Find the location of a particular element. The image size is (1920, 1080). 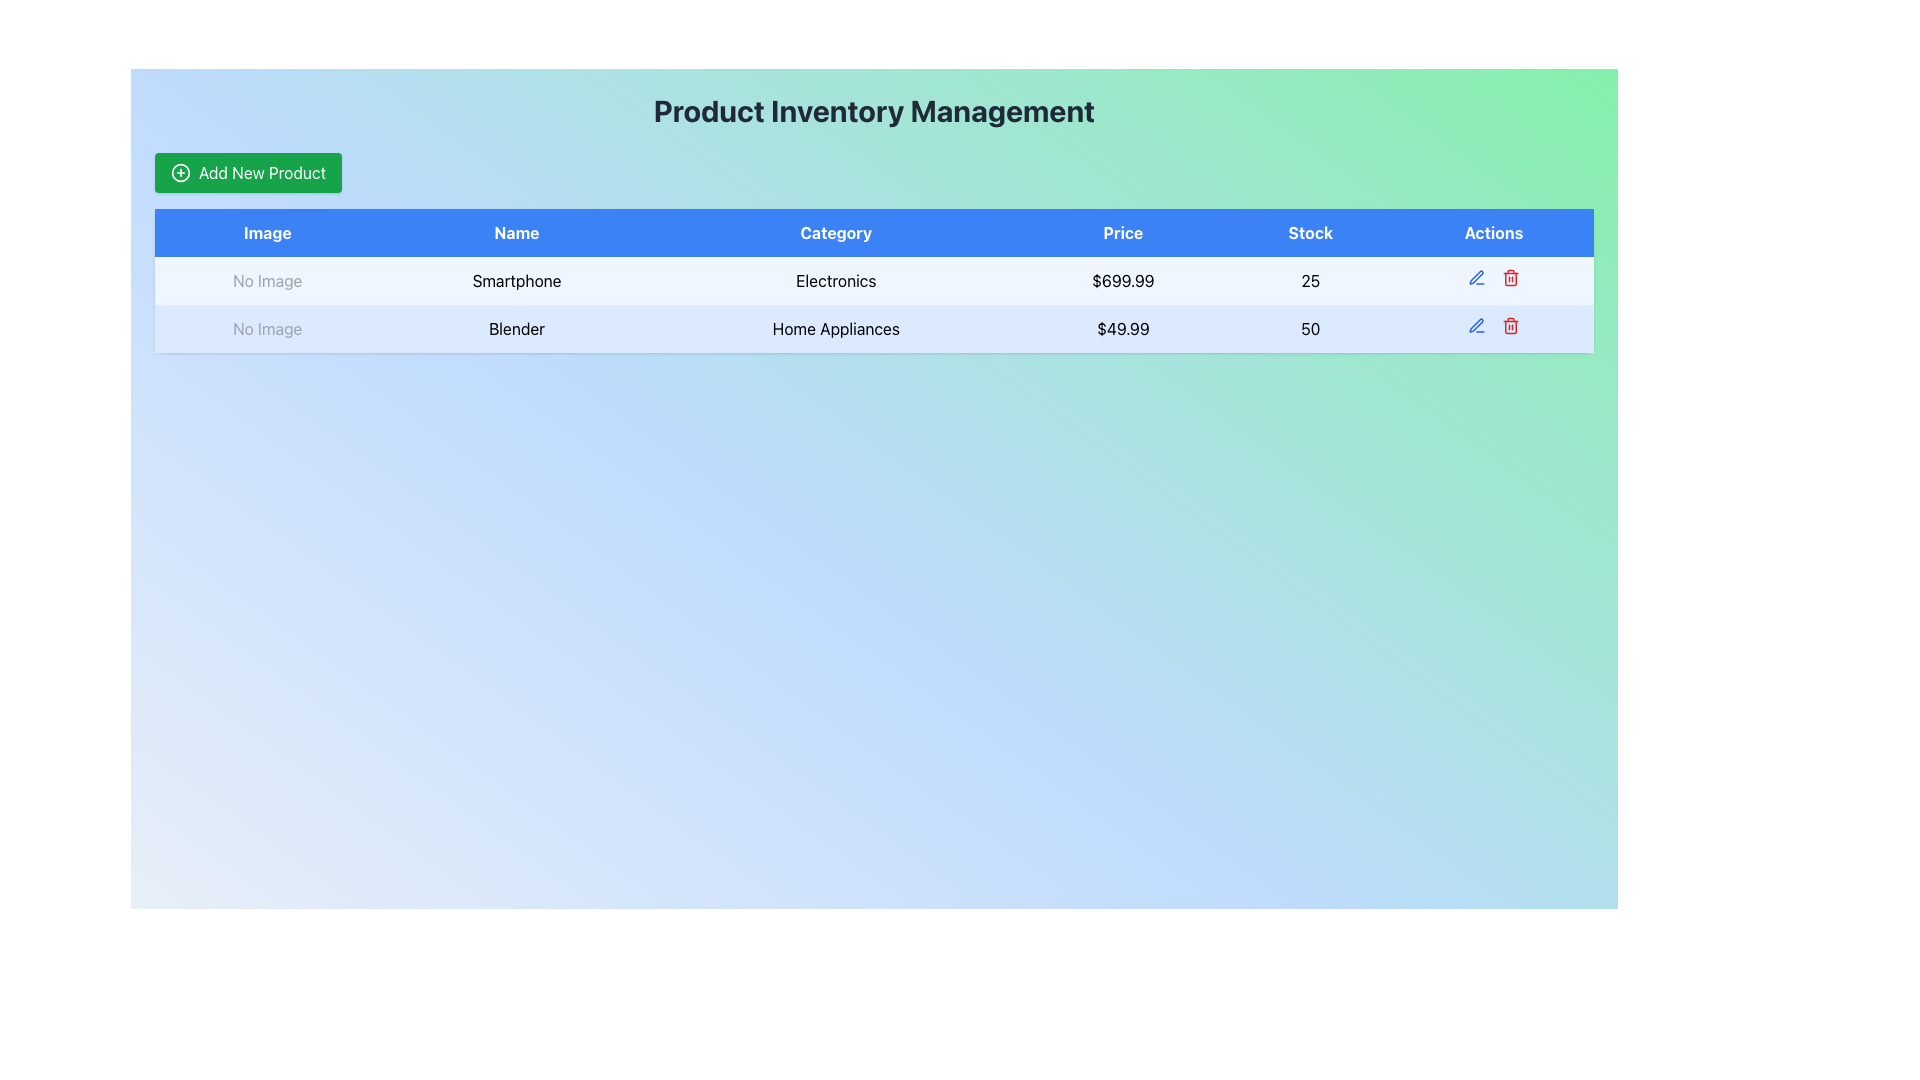

the circular graphical component of the 'Add New Product' button, which is part of an SVG icon indicating an addition action is located at coordinates (181, 172).